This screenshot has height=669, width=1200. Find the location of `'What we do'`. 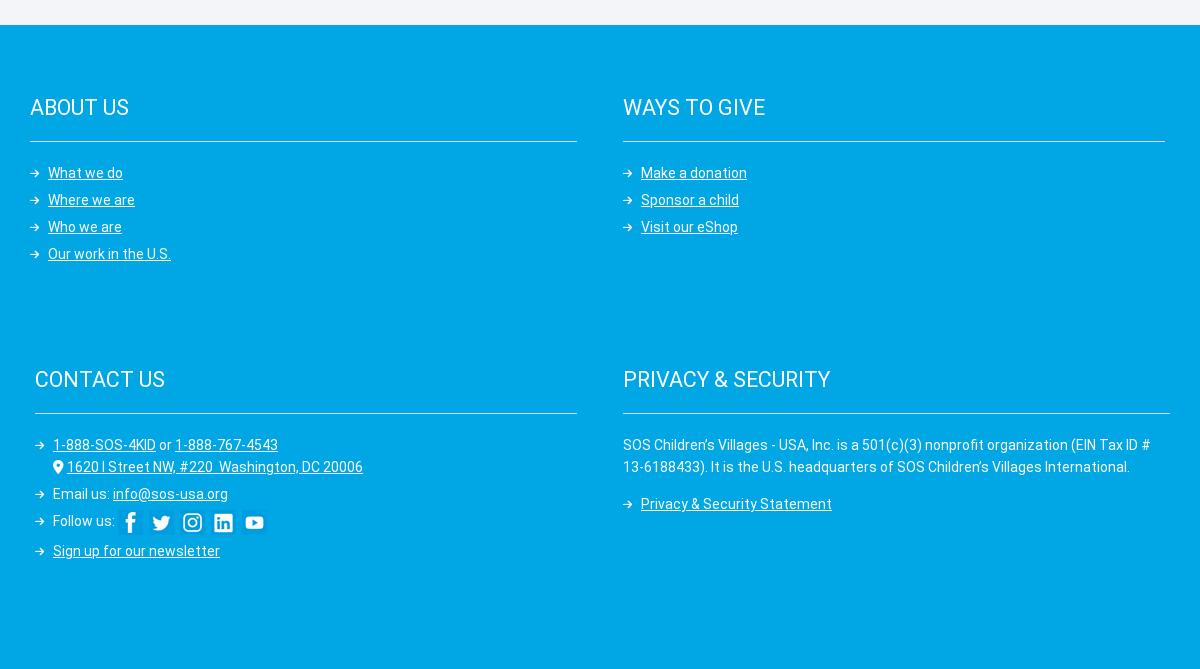

'What we do' is located at coordinates (85, 170).